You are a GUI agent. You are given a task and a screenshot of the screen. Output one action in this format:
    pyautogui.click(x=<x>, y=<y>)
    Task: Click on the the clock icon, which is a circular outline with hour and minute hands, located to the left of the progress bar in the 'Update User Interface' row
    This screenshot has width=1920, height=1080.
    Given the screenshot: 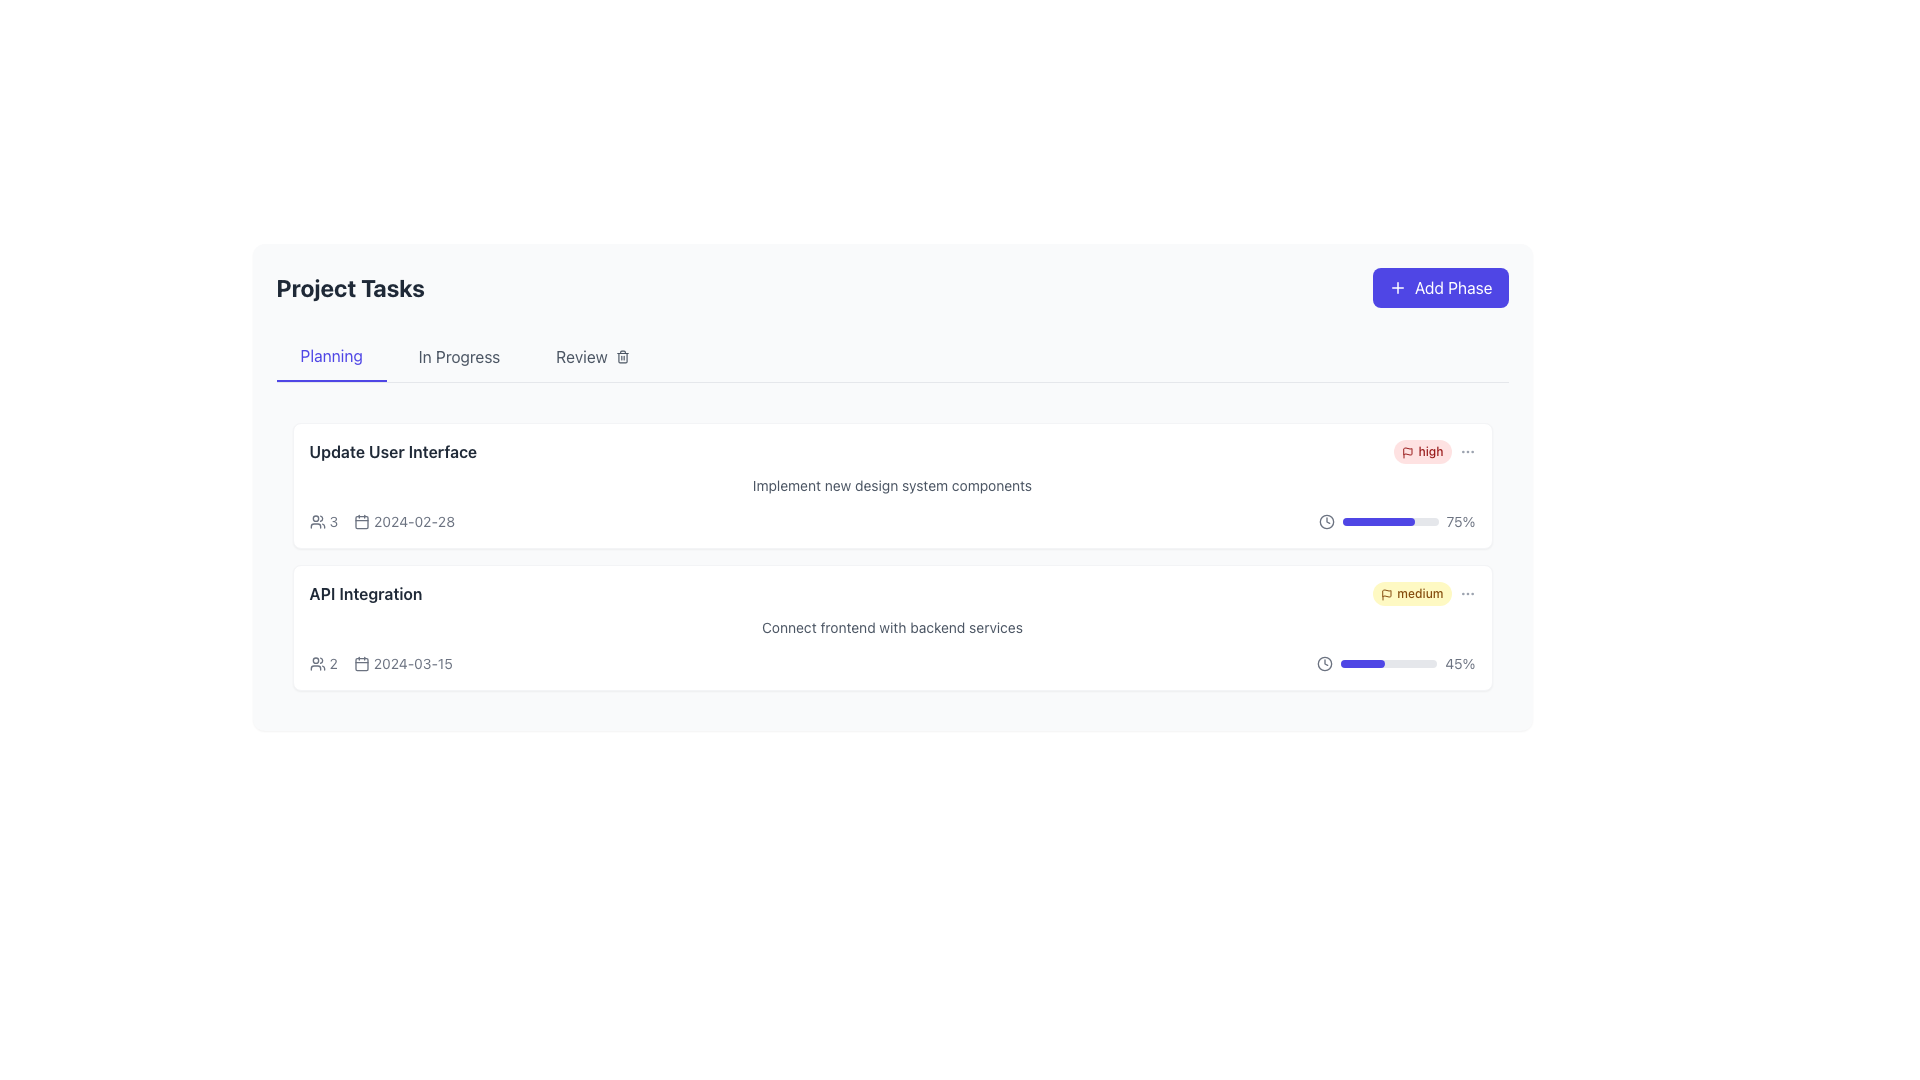 What is the action you would take?
    pyautogui.click(x=1326, y=520)
    